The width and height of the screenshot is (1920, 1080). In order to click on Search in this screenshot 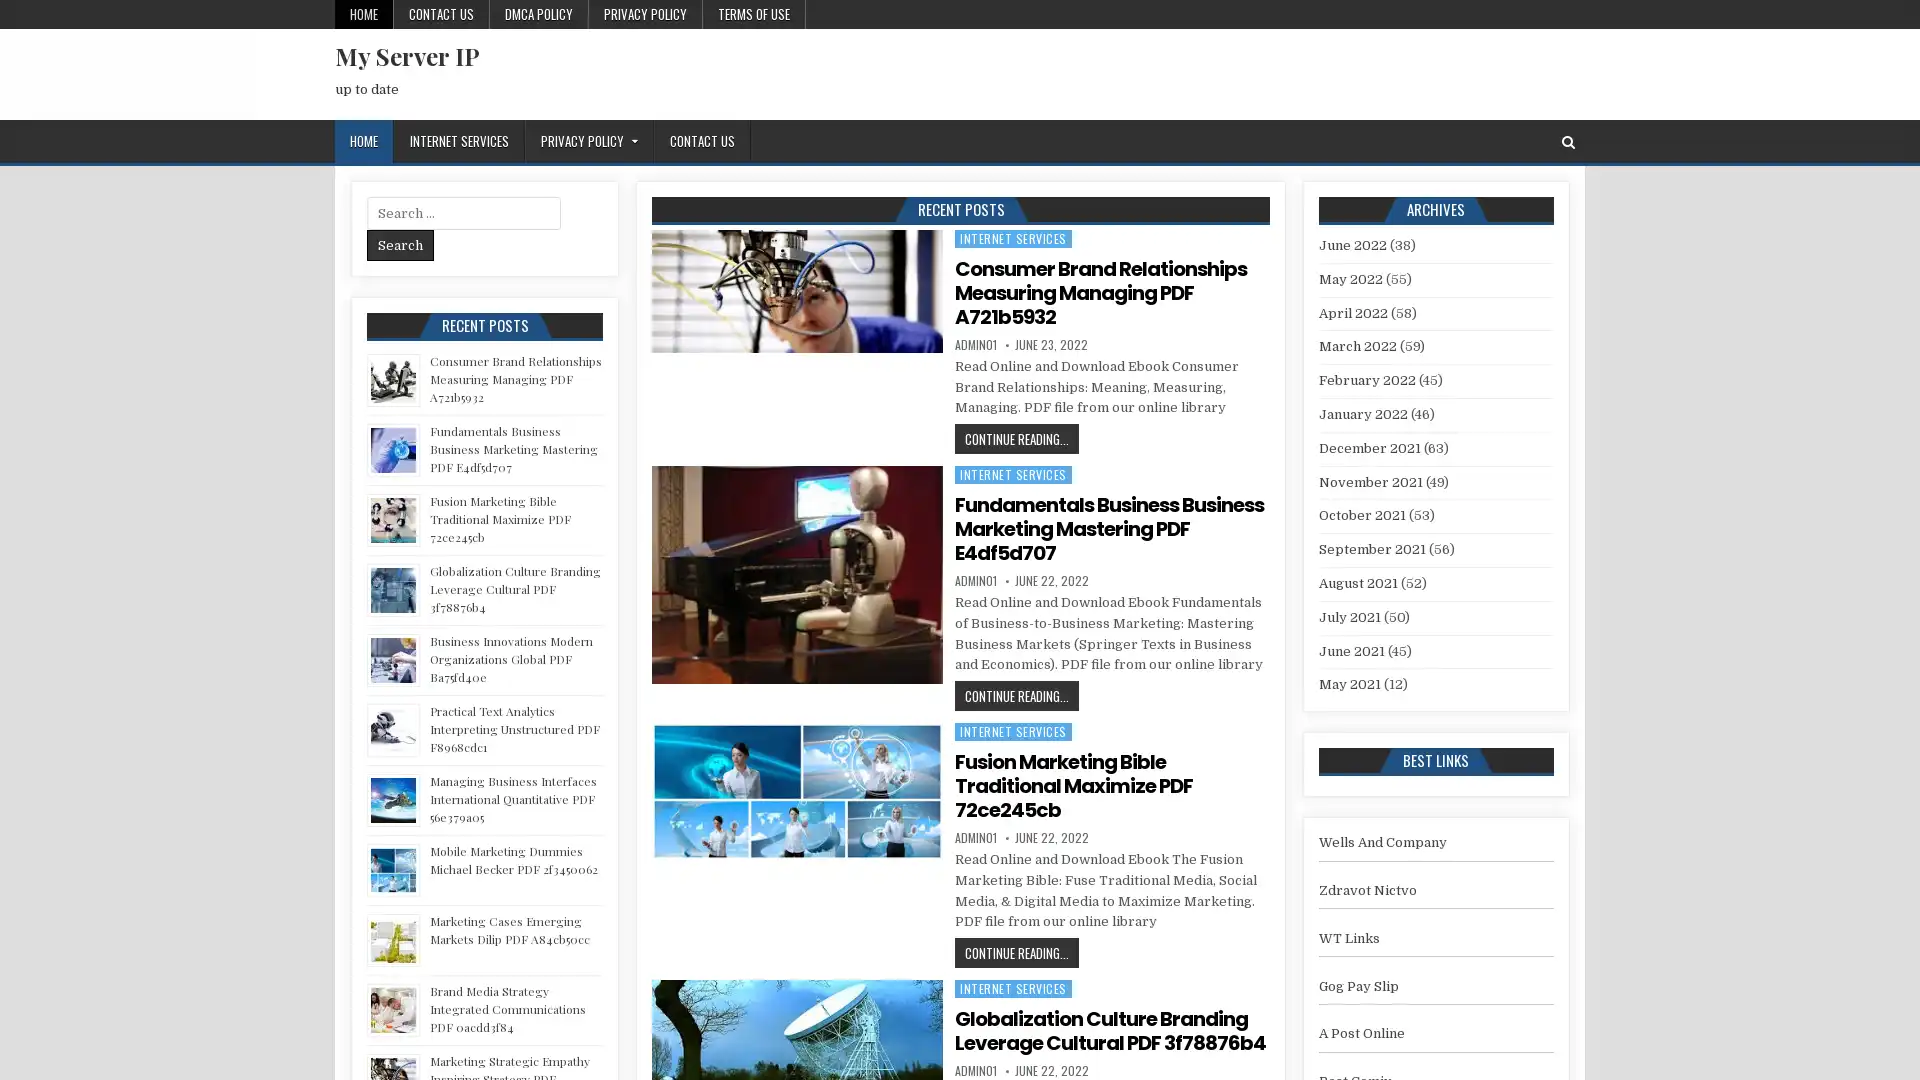, I will do `click(400, 244)`.